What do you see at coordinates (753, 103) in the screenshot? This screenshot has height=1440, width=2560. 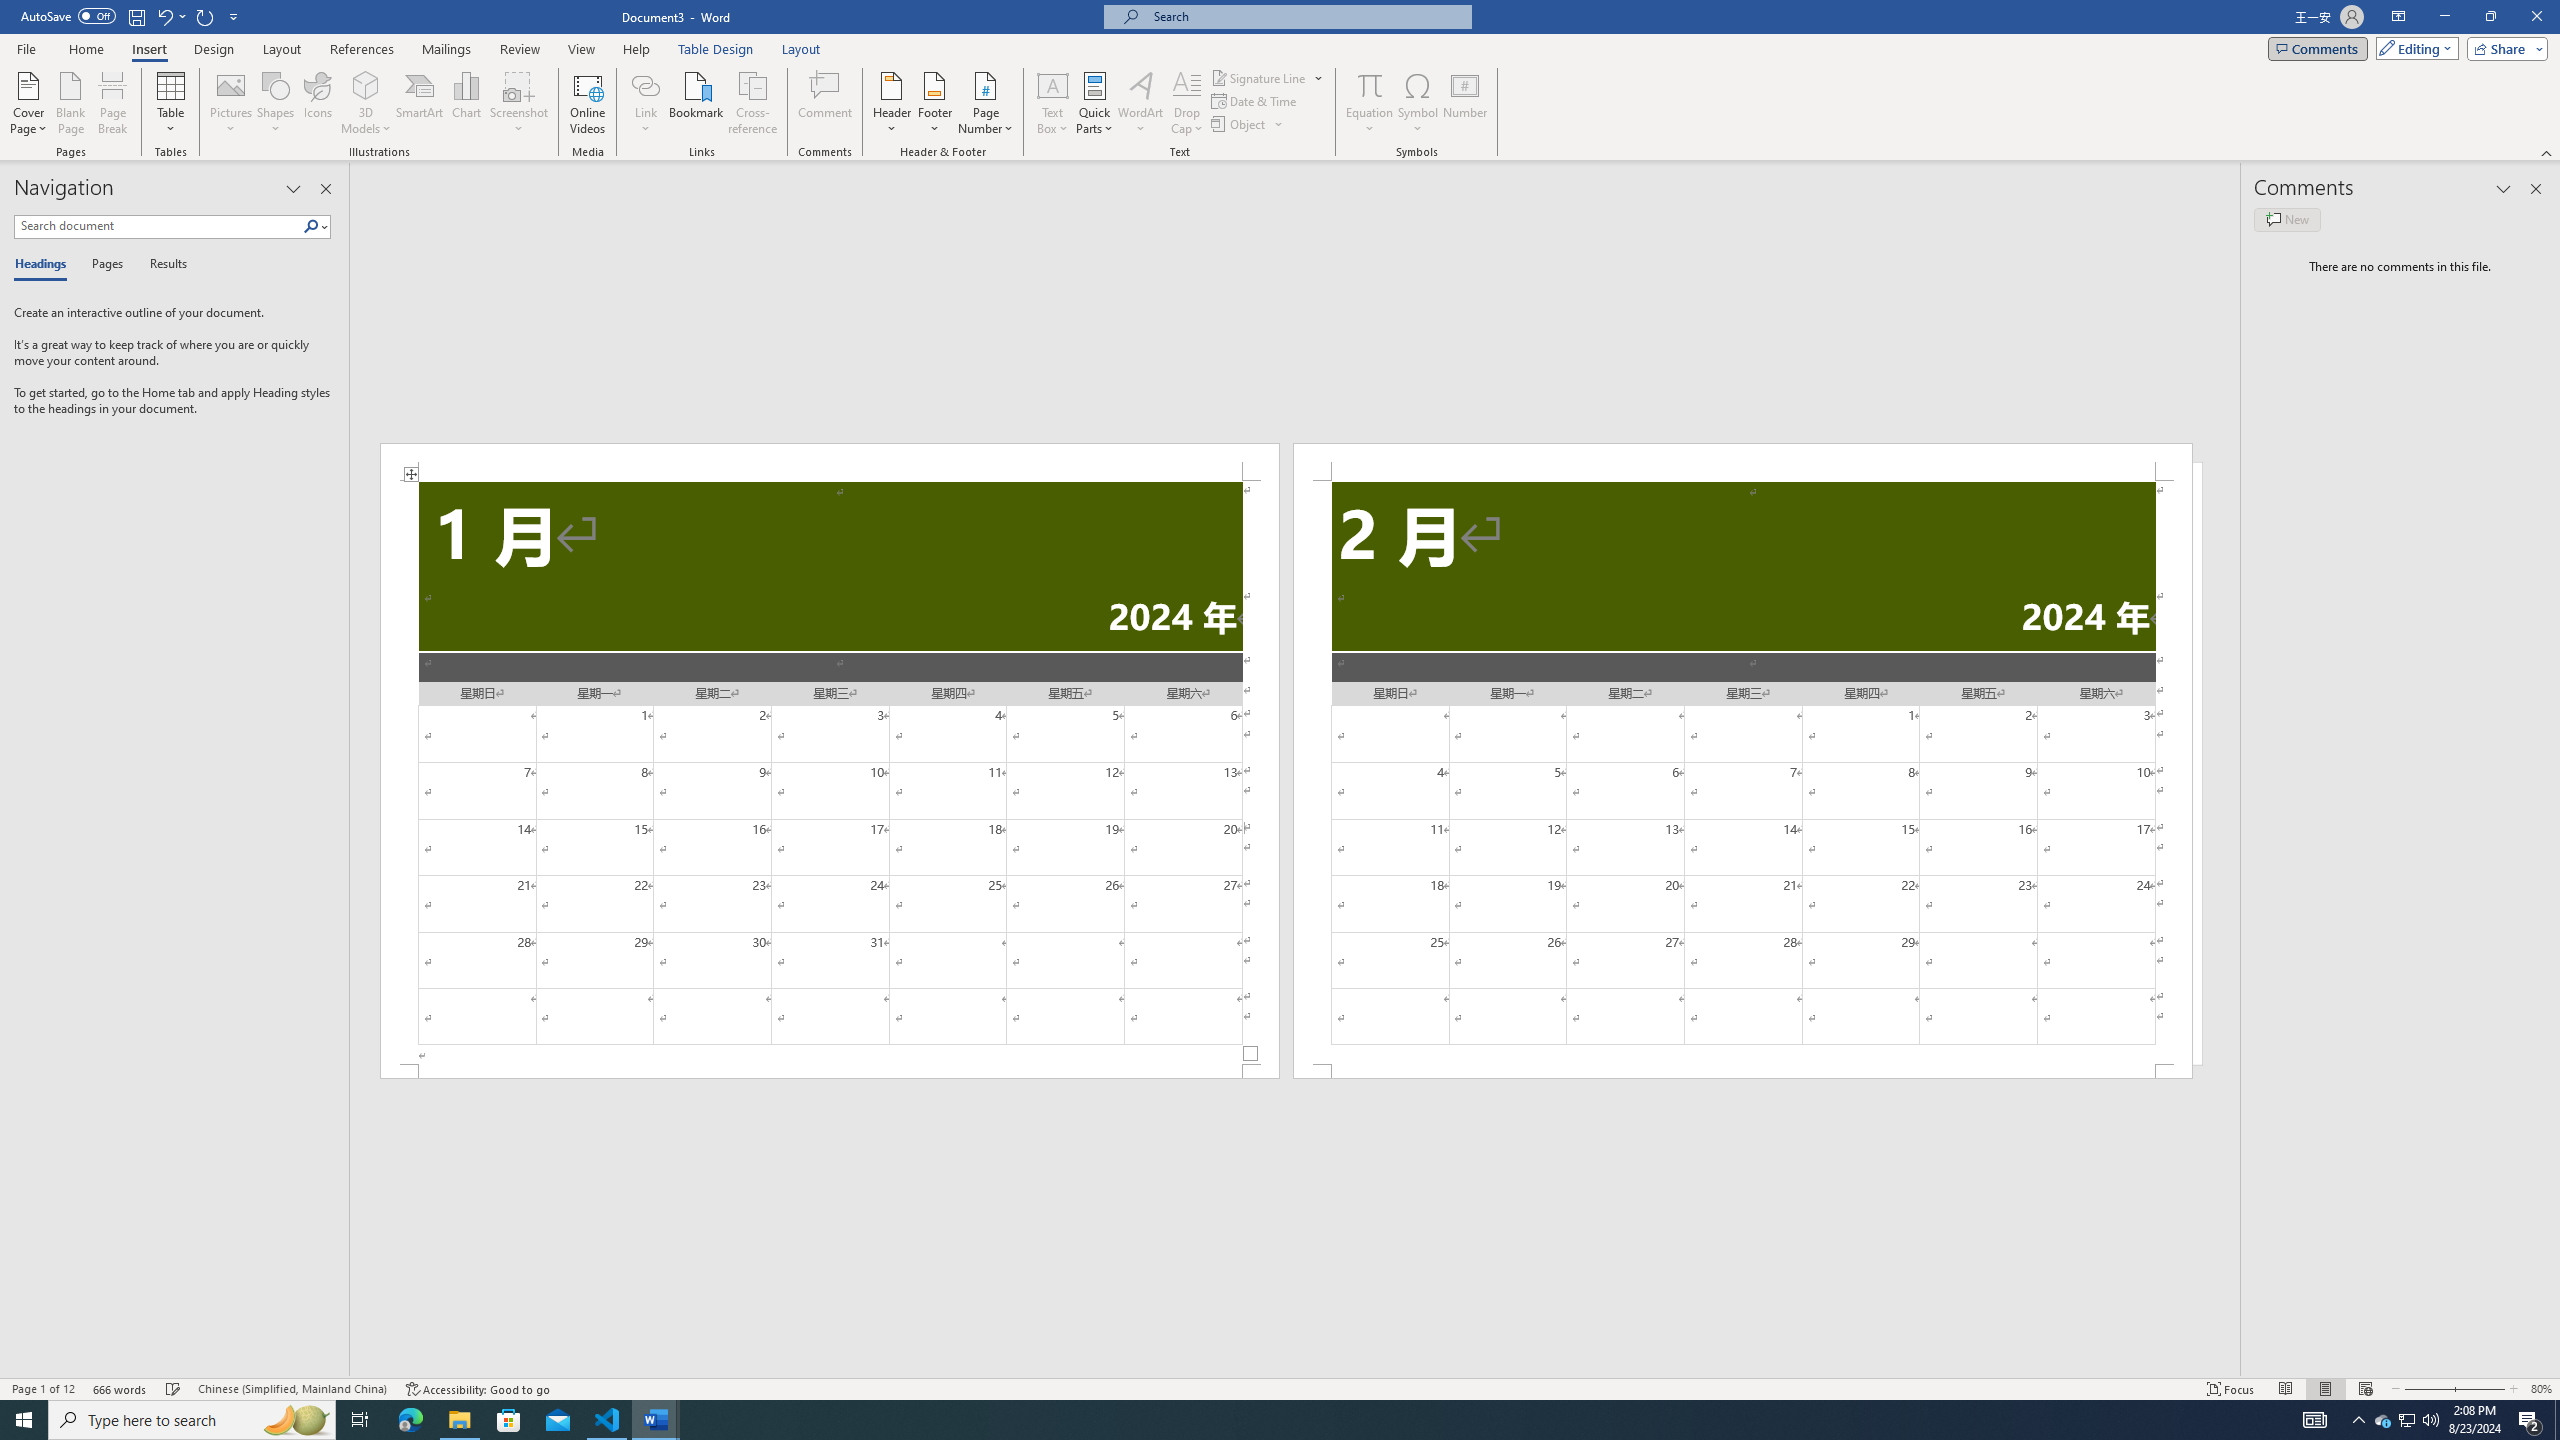 I see `'Cross-reference...'` at bounding box center [753, 103].